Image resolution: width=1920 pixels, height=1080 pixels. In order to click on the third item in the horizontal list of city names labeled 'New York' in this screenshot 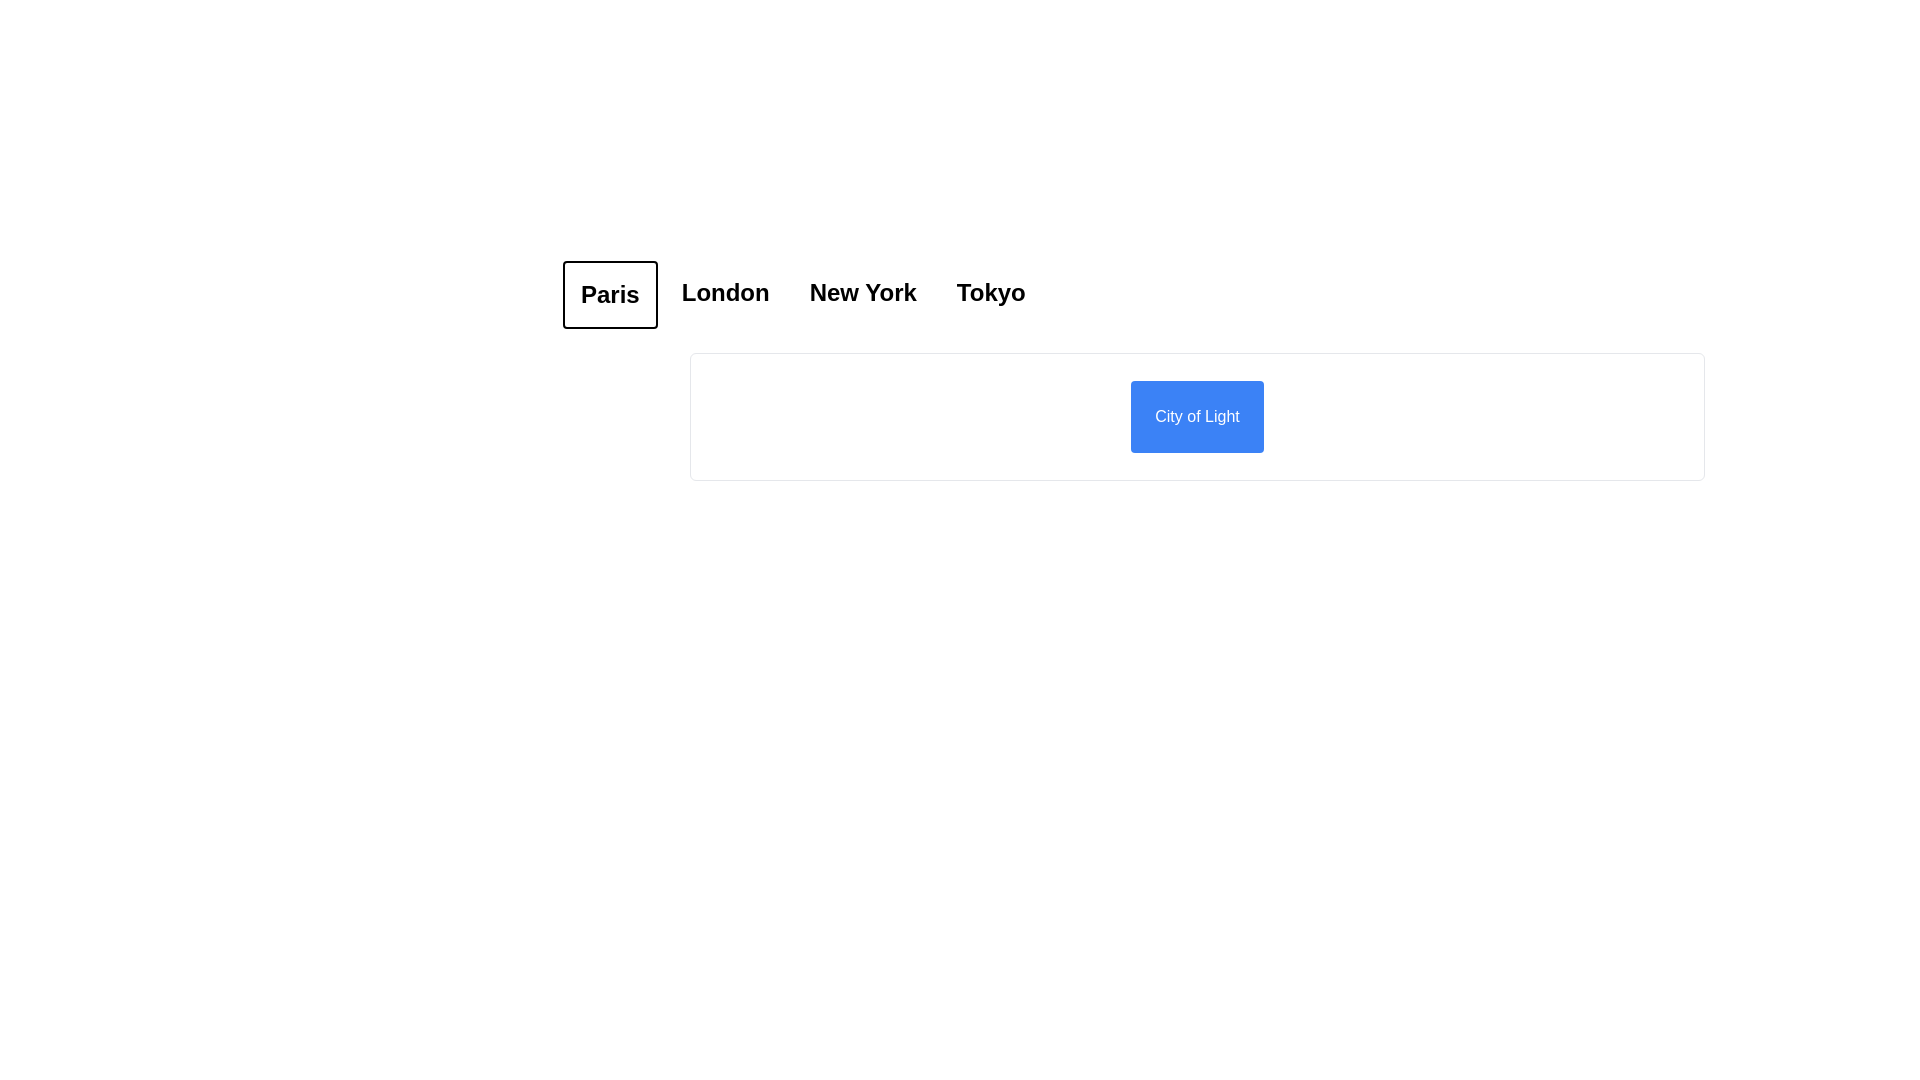, I will do `click(863, 294)`.